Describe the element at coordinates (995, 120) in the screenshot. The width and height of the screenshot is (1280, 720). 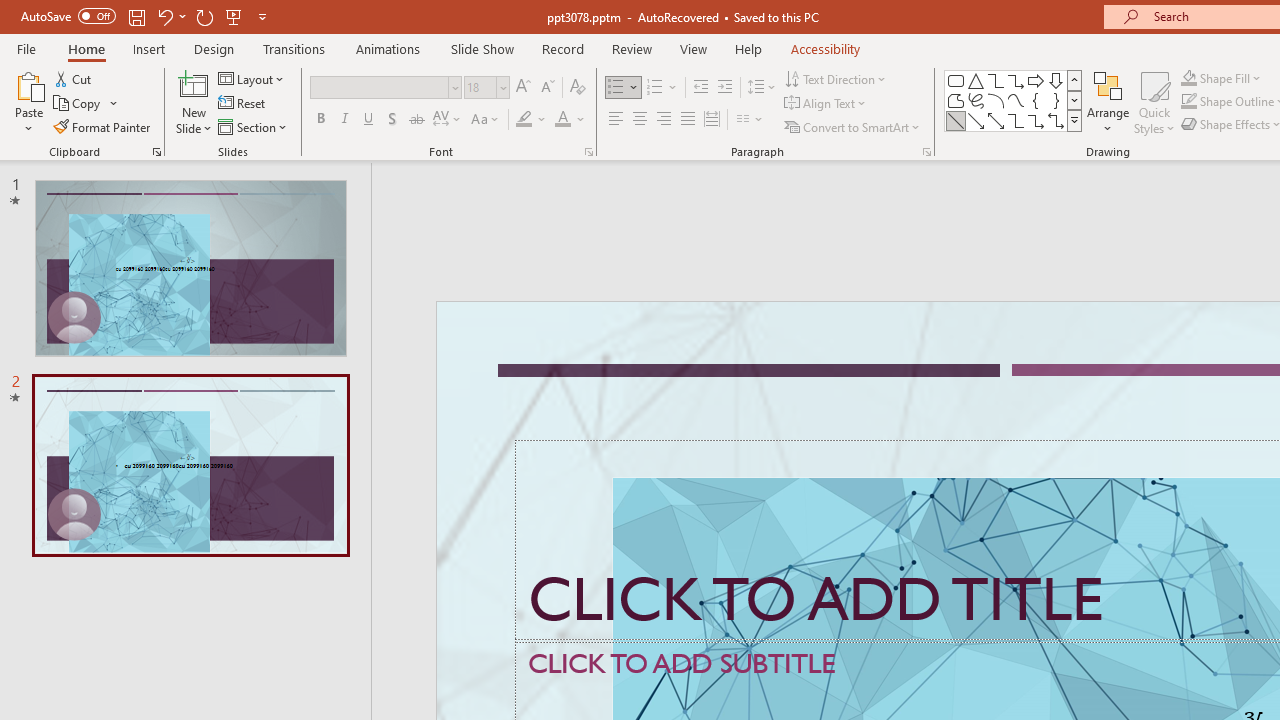
I see `'Line Arrow: Double'` at that location.